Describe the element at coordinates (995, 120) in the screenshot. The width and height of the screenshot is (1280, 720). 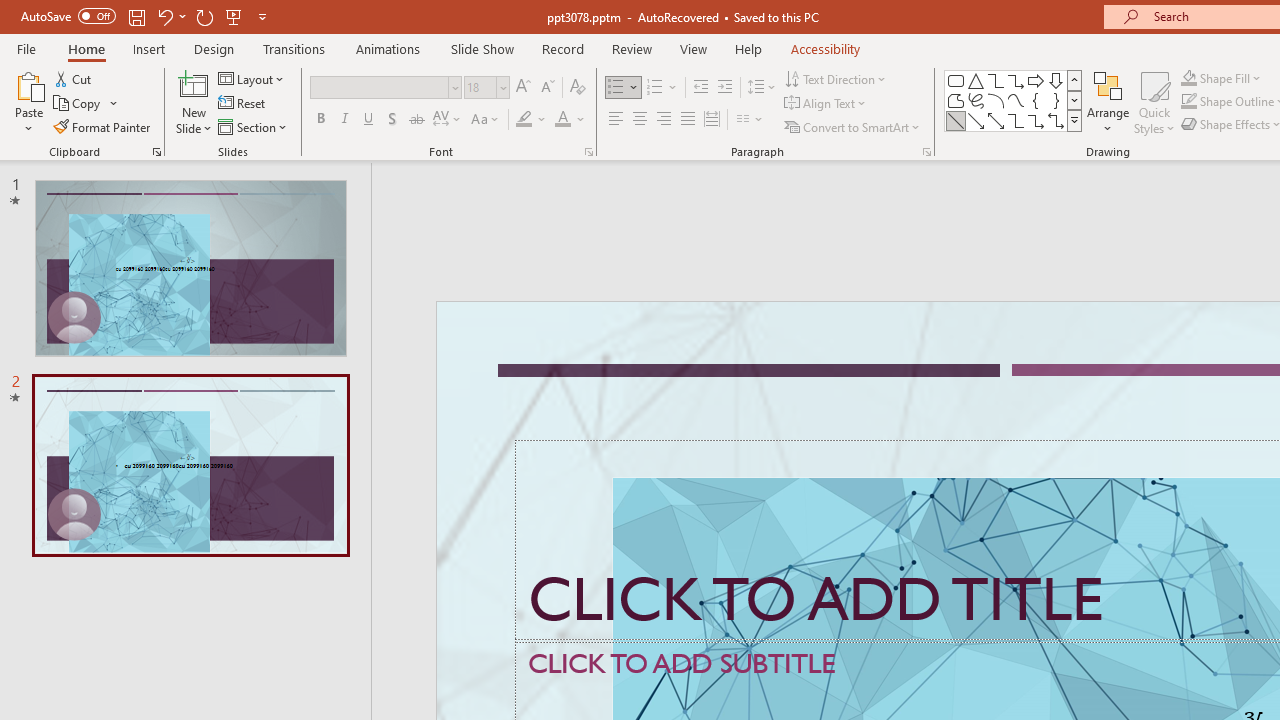
I see `'Line Arrow: Double'` at that location.